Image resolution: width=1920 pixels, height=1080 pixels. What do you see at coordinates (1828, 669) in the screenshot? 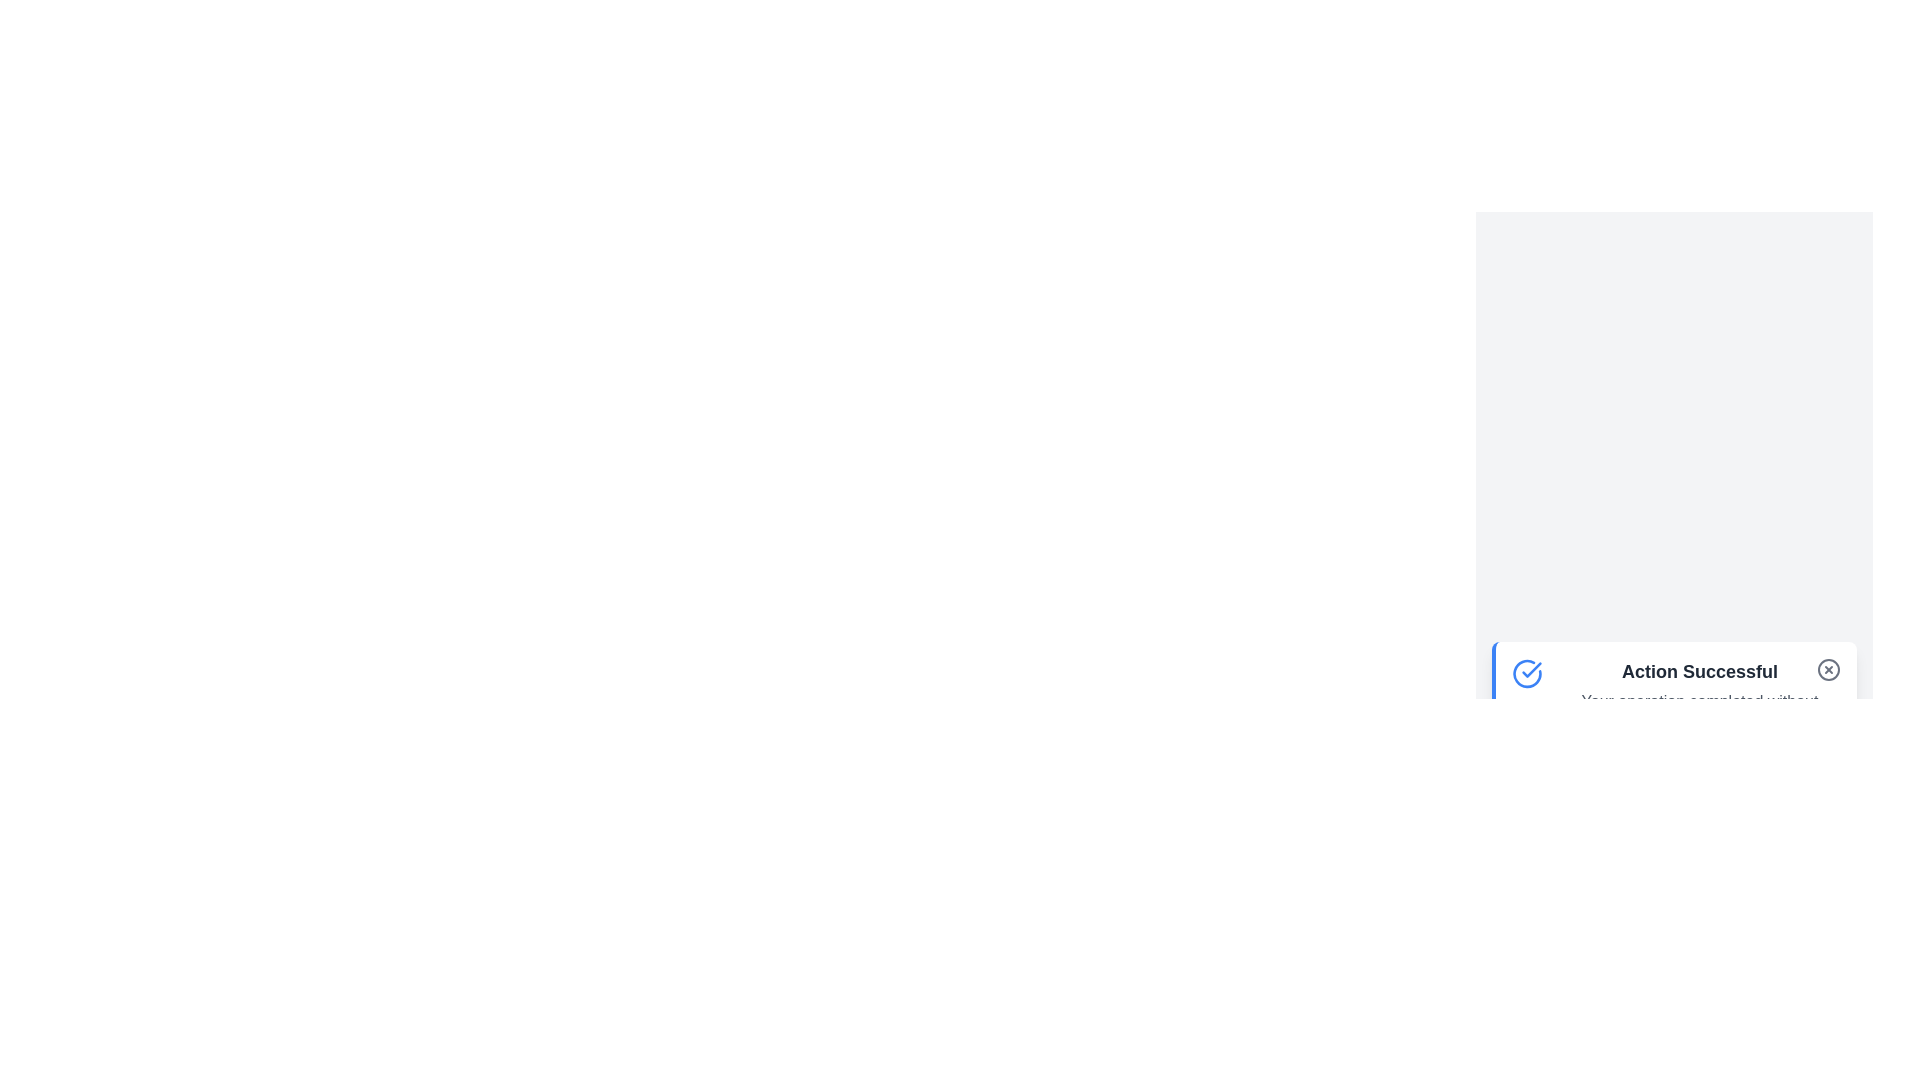
I see `the close button to dismiss the alert` at bounding box center [1828, 669].